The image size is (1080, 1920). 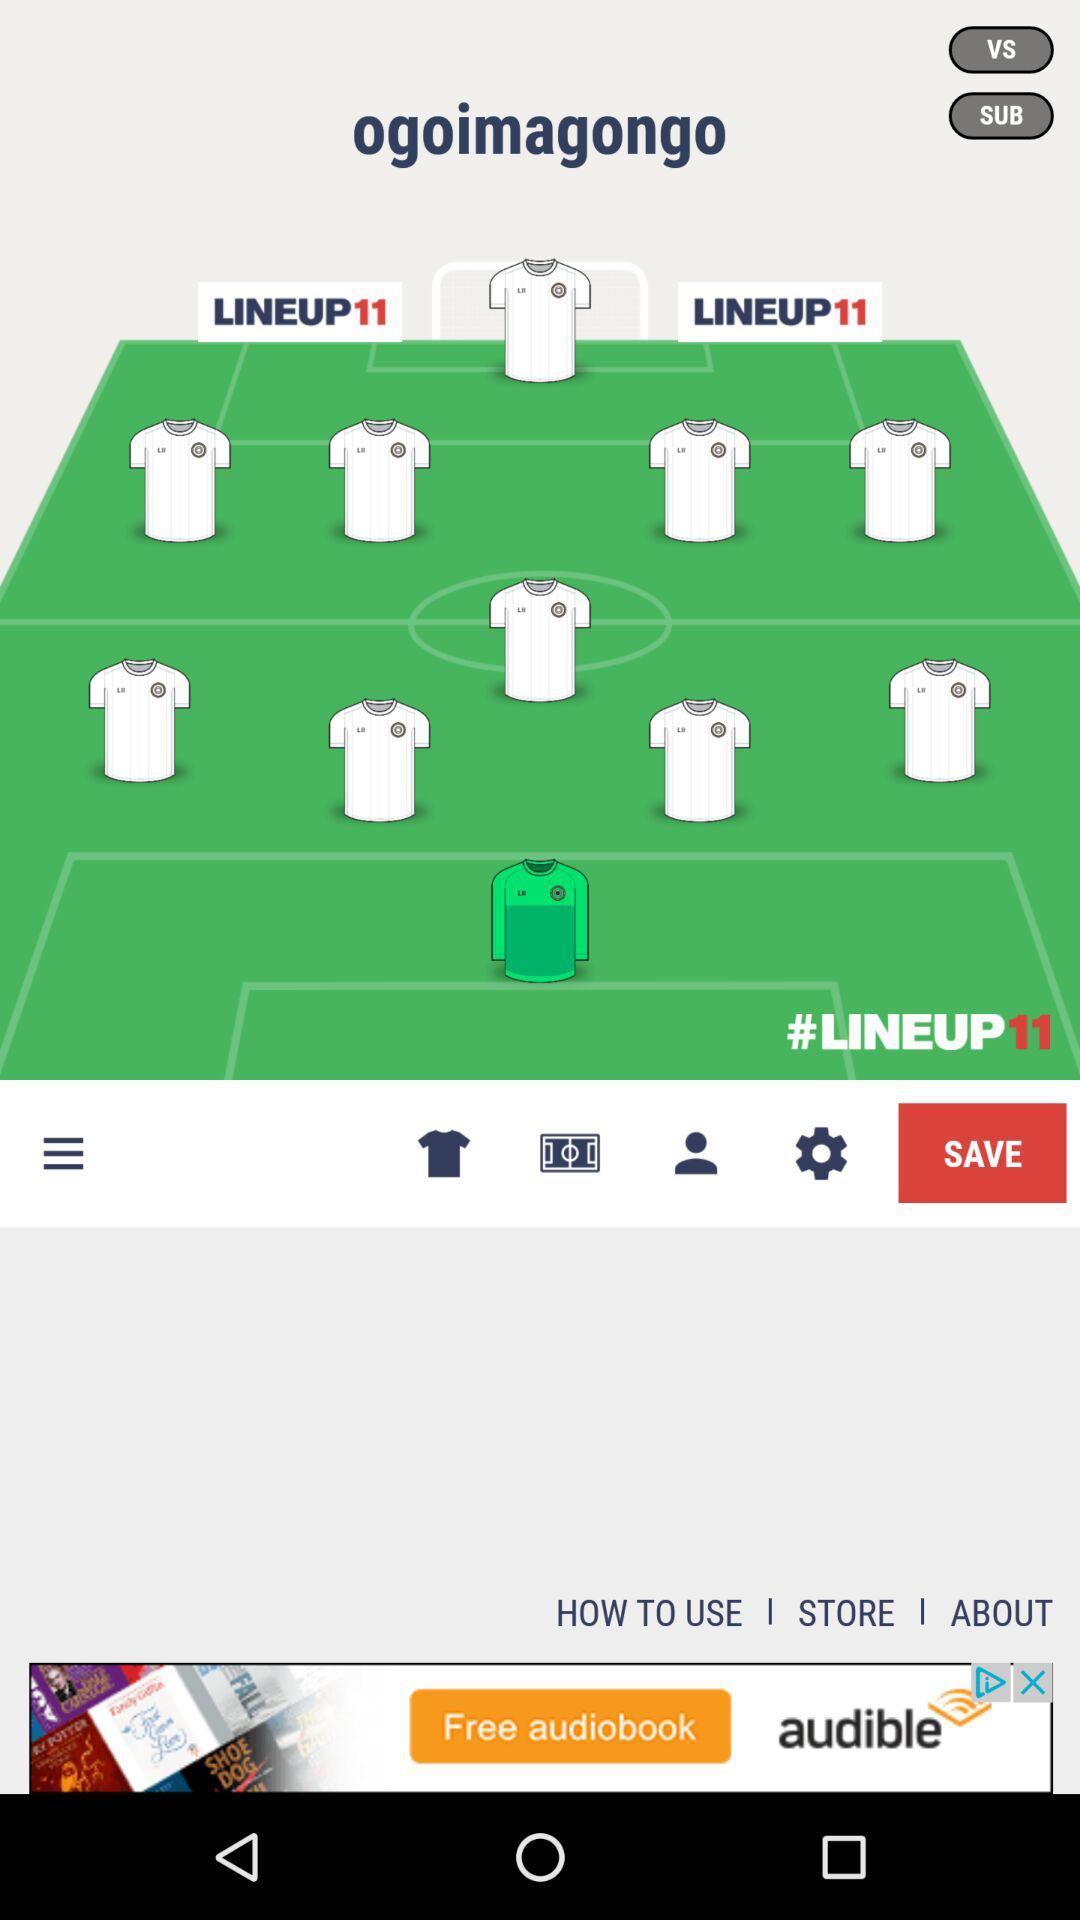 I want to click on the shirt option which is in the bottom row, so click(x=540, y=916).